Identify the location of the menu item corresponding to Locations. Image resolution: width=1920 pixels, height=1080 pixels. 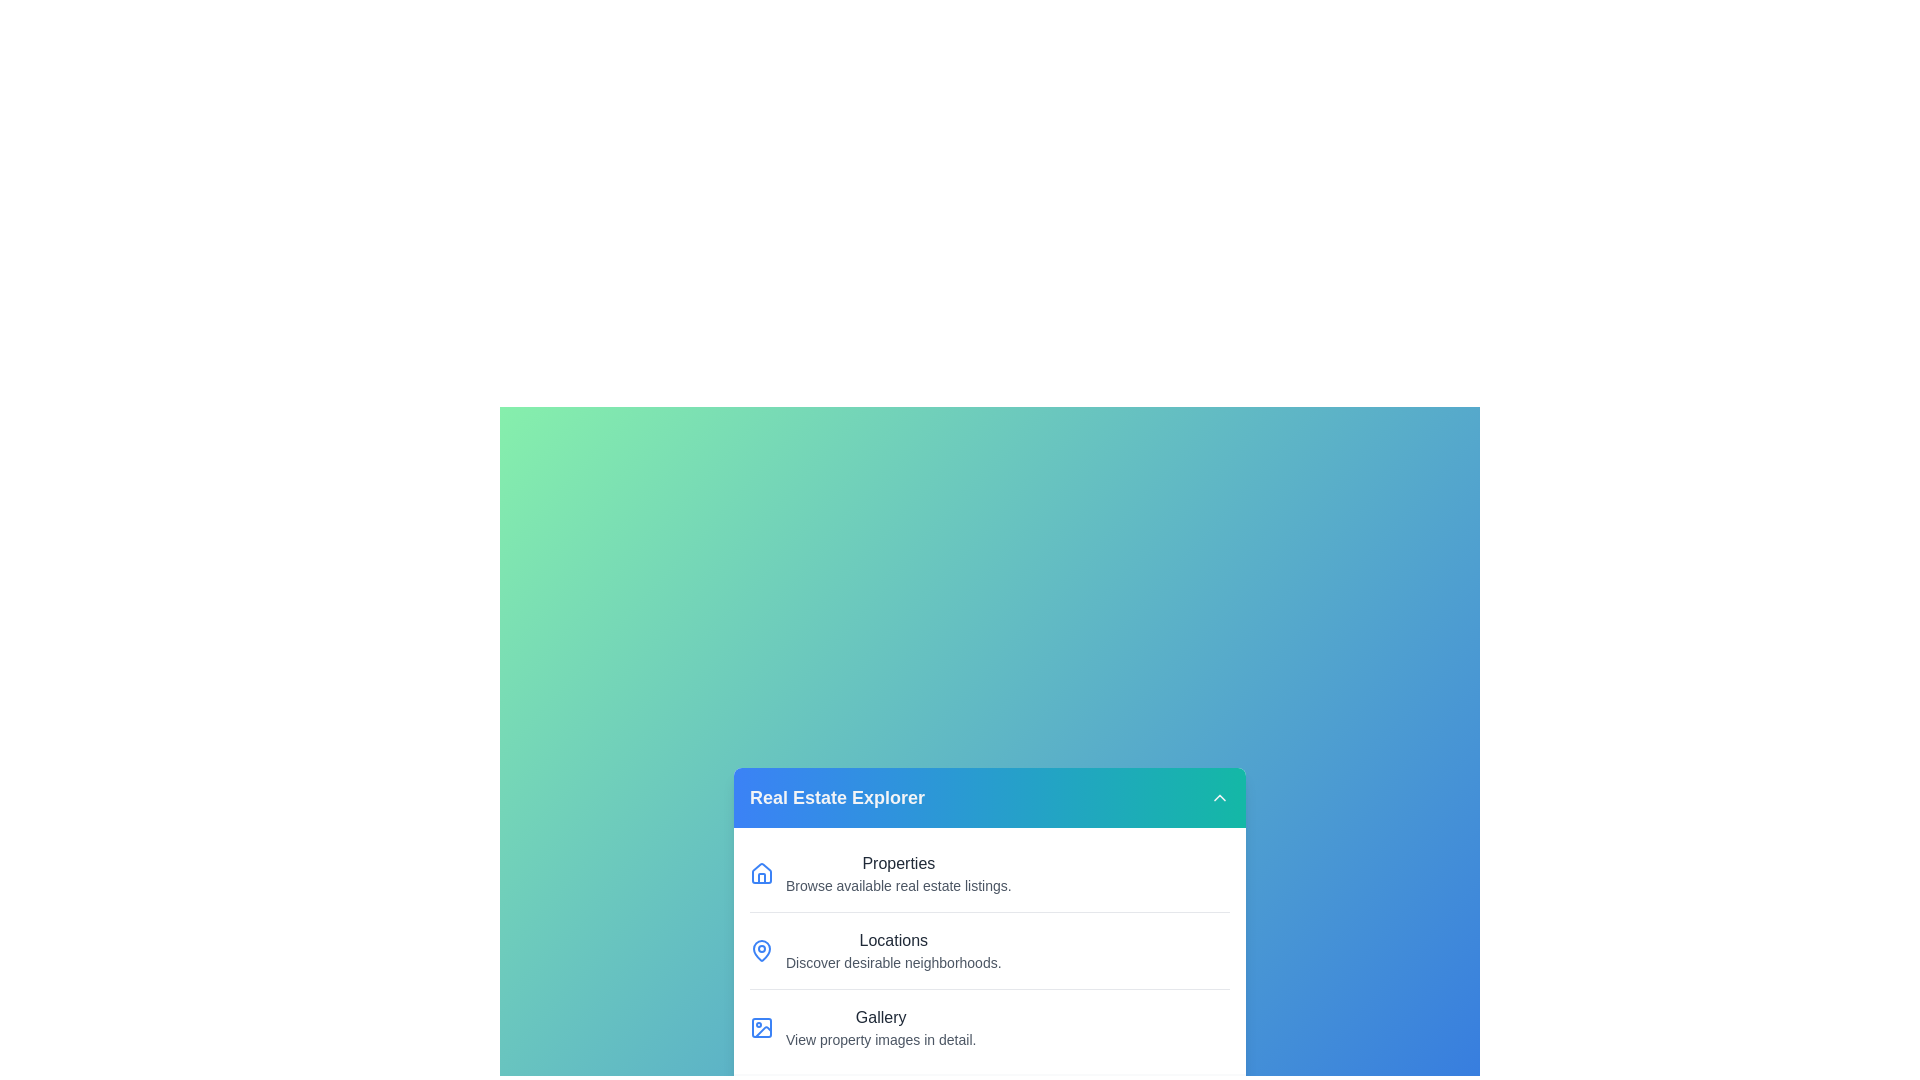
(989, 949).